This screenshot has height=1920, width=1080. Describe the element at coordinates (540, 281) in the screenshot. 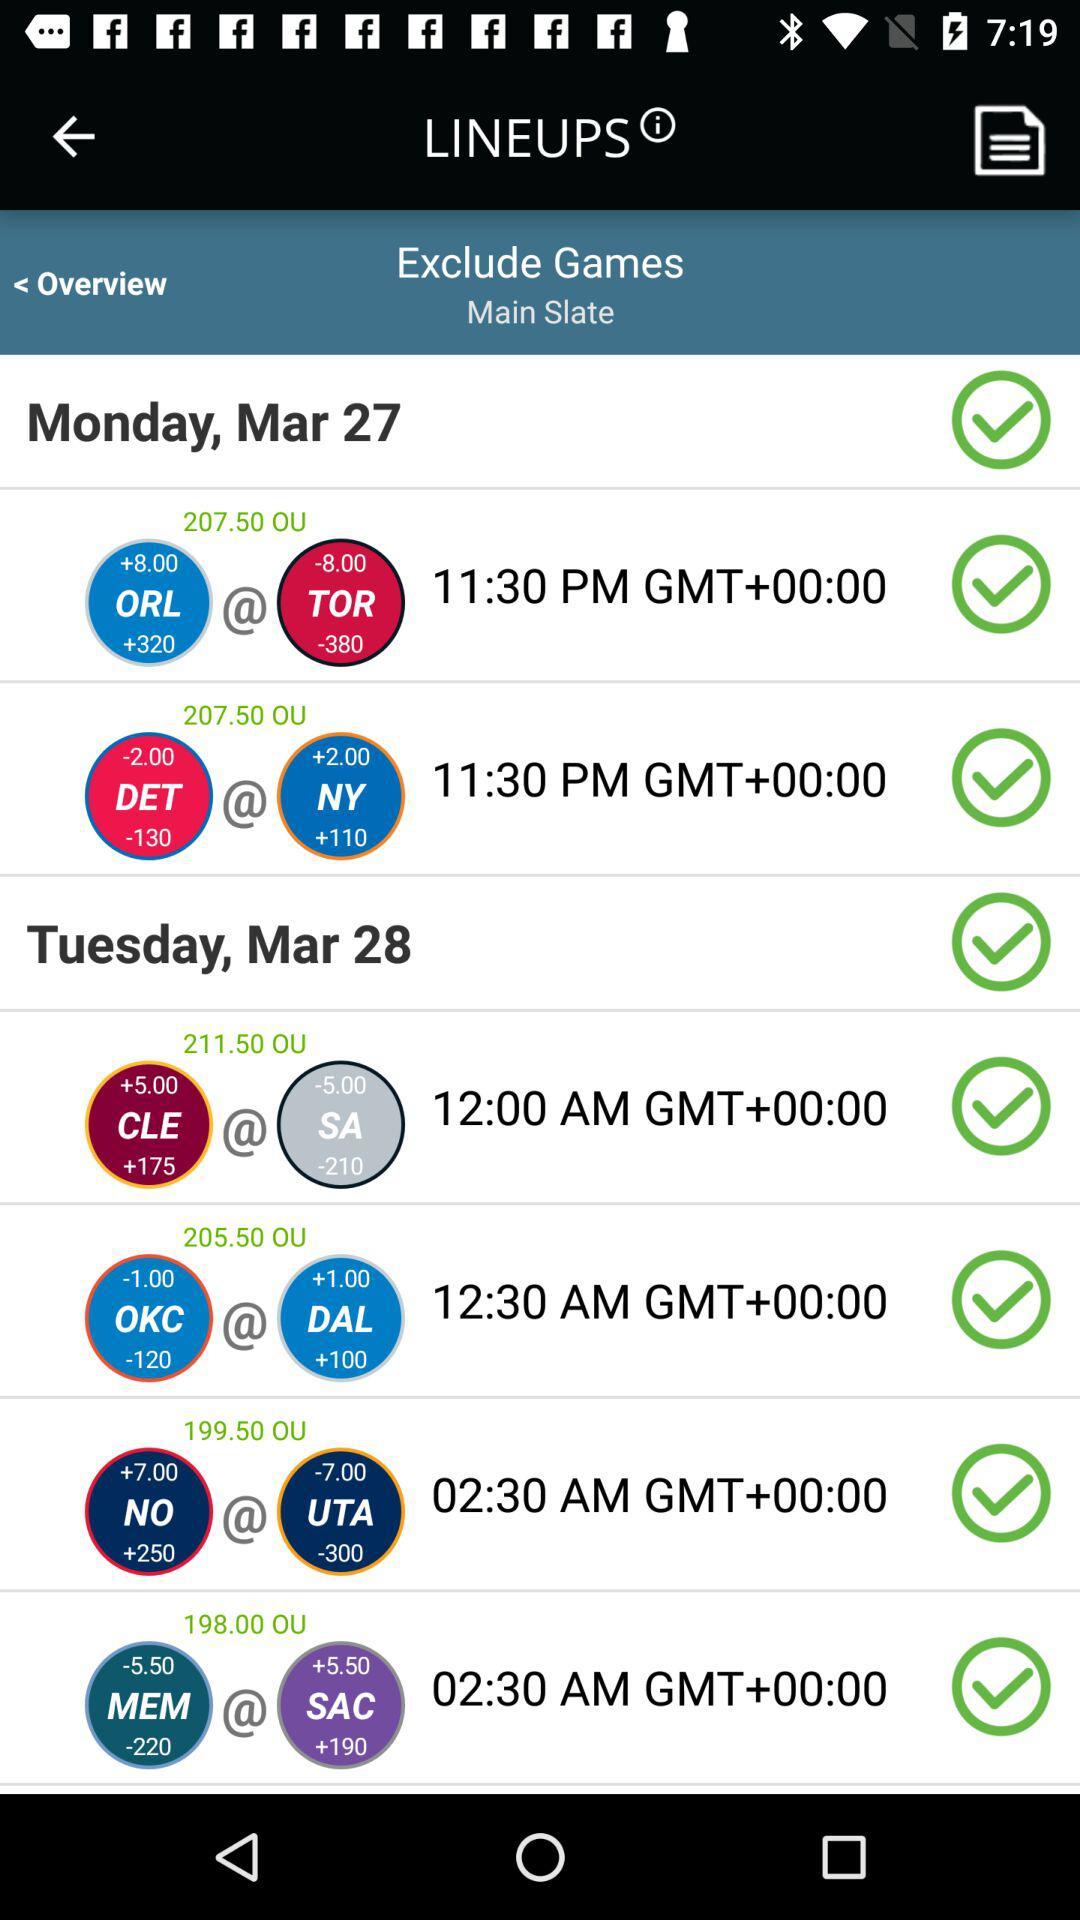

I see `the two lines which is just beside overview` at that location.